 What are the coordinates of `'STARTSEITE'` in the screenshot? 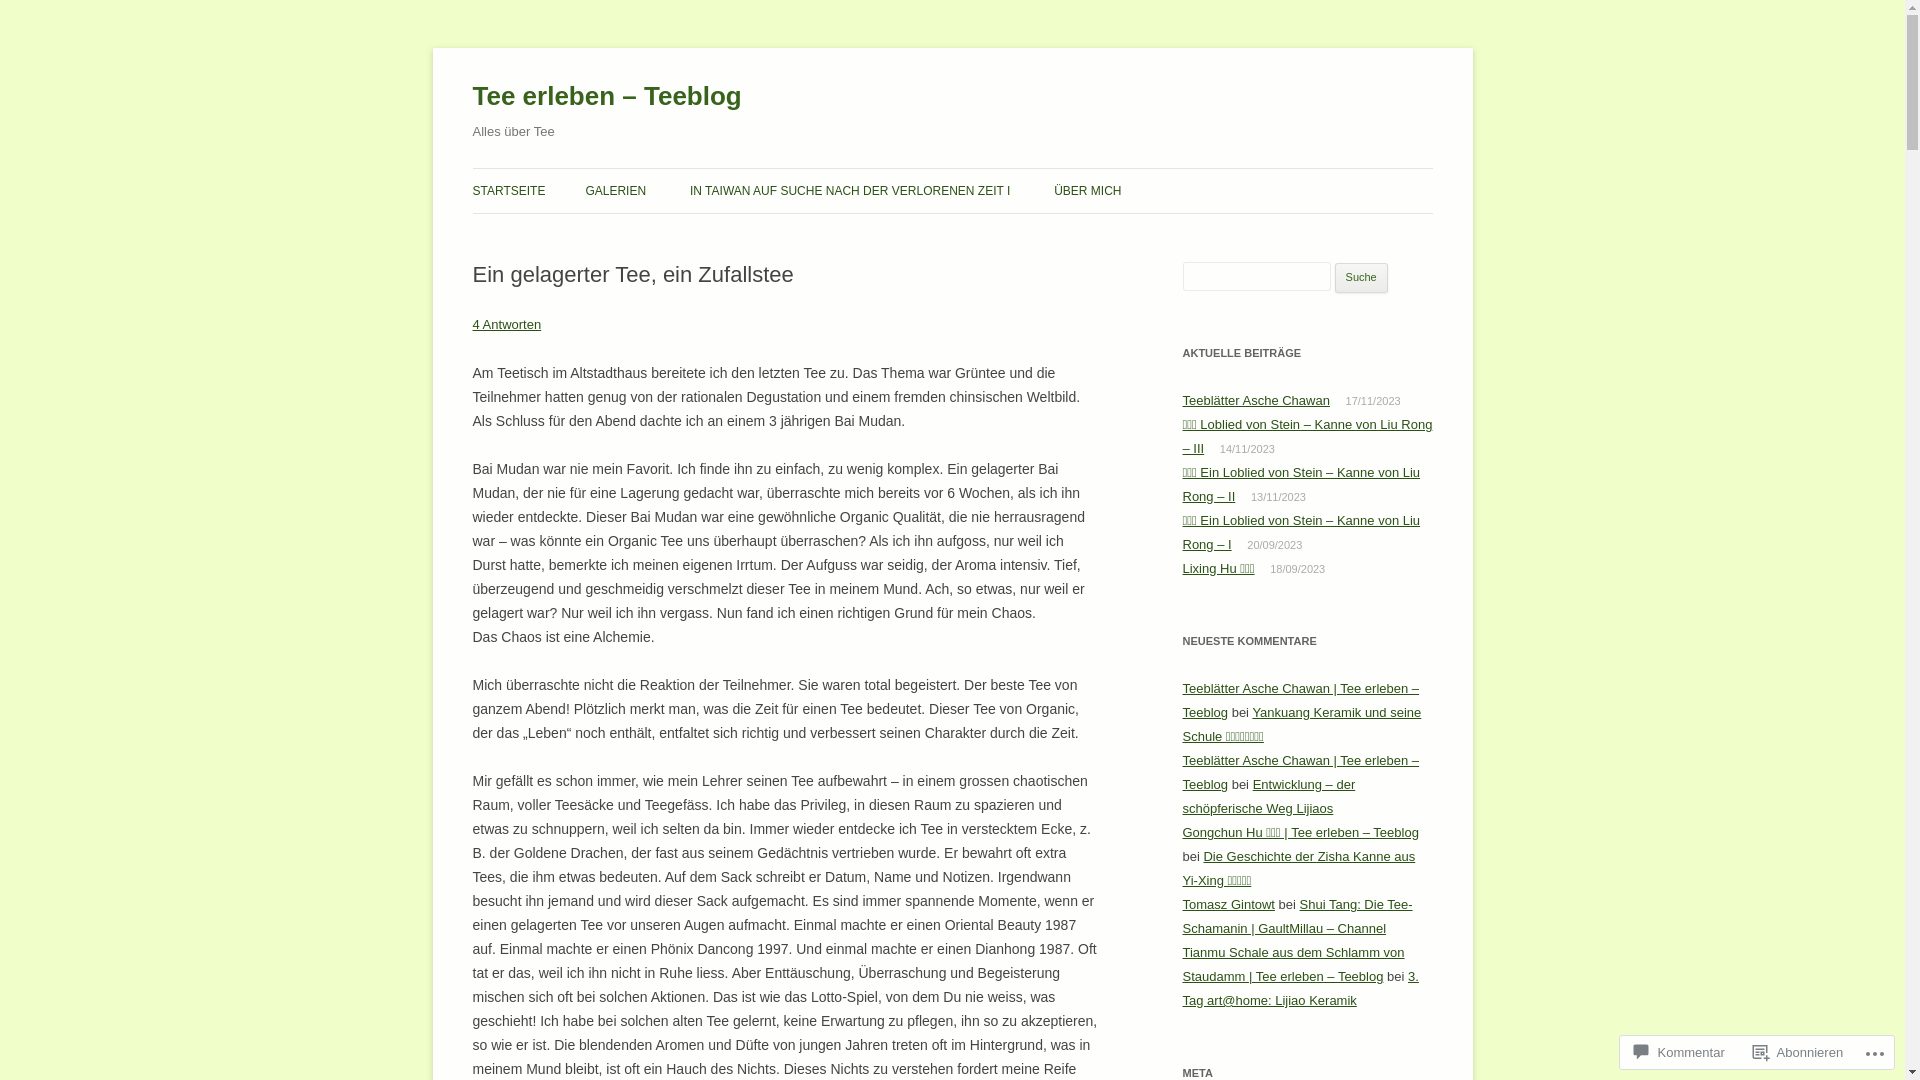 It's located at (508, 191).